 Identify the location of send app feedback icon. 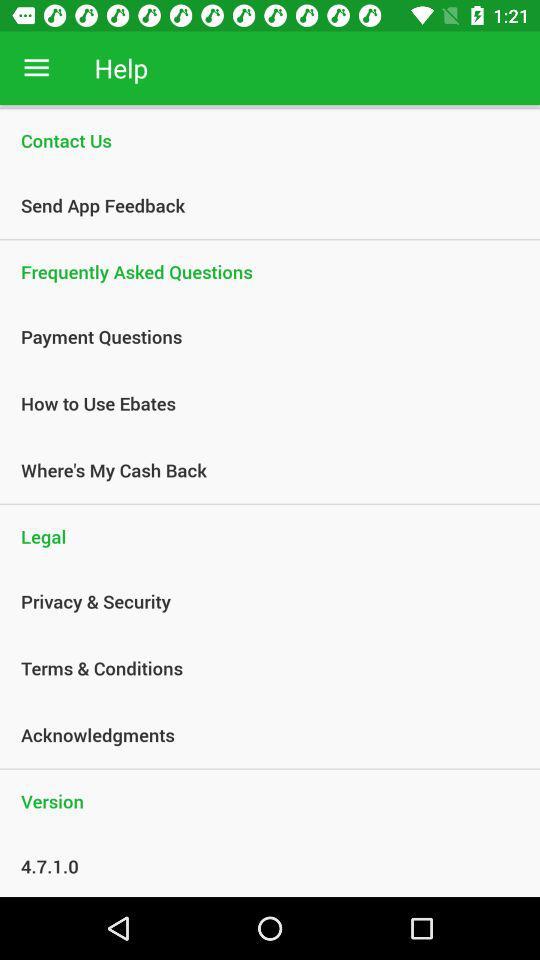
(259, 205).